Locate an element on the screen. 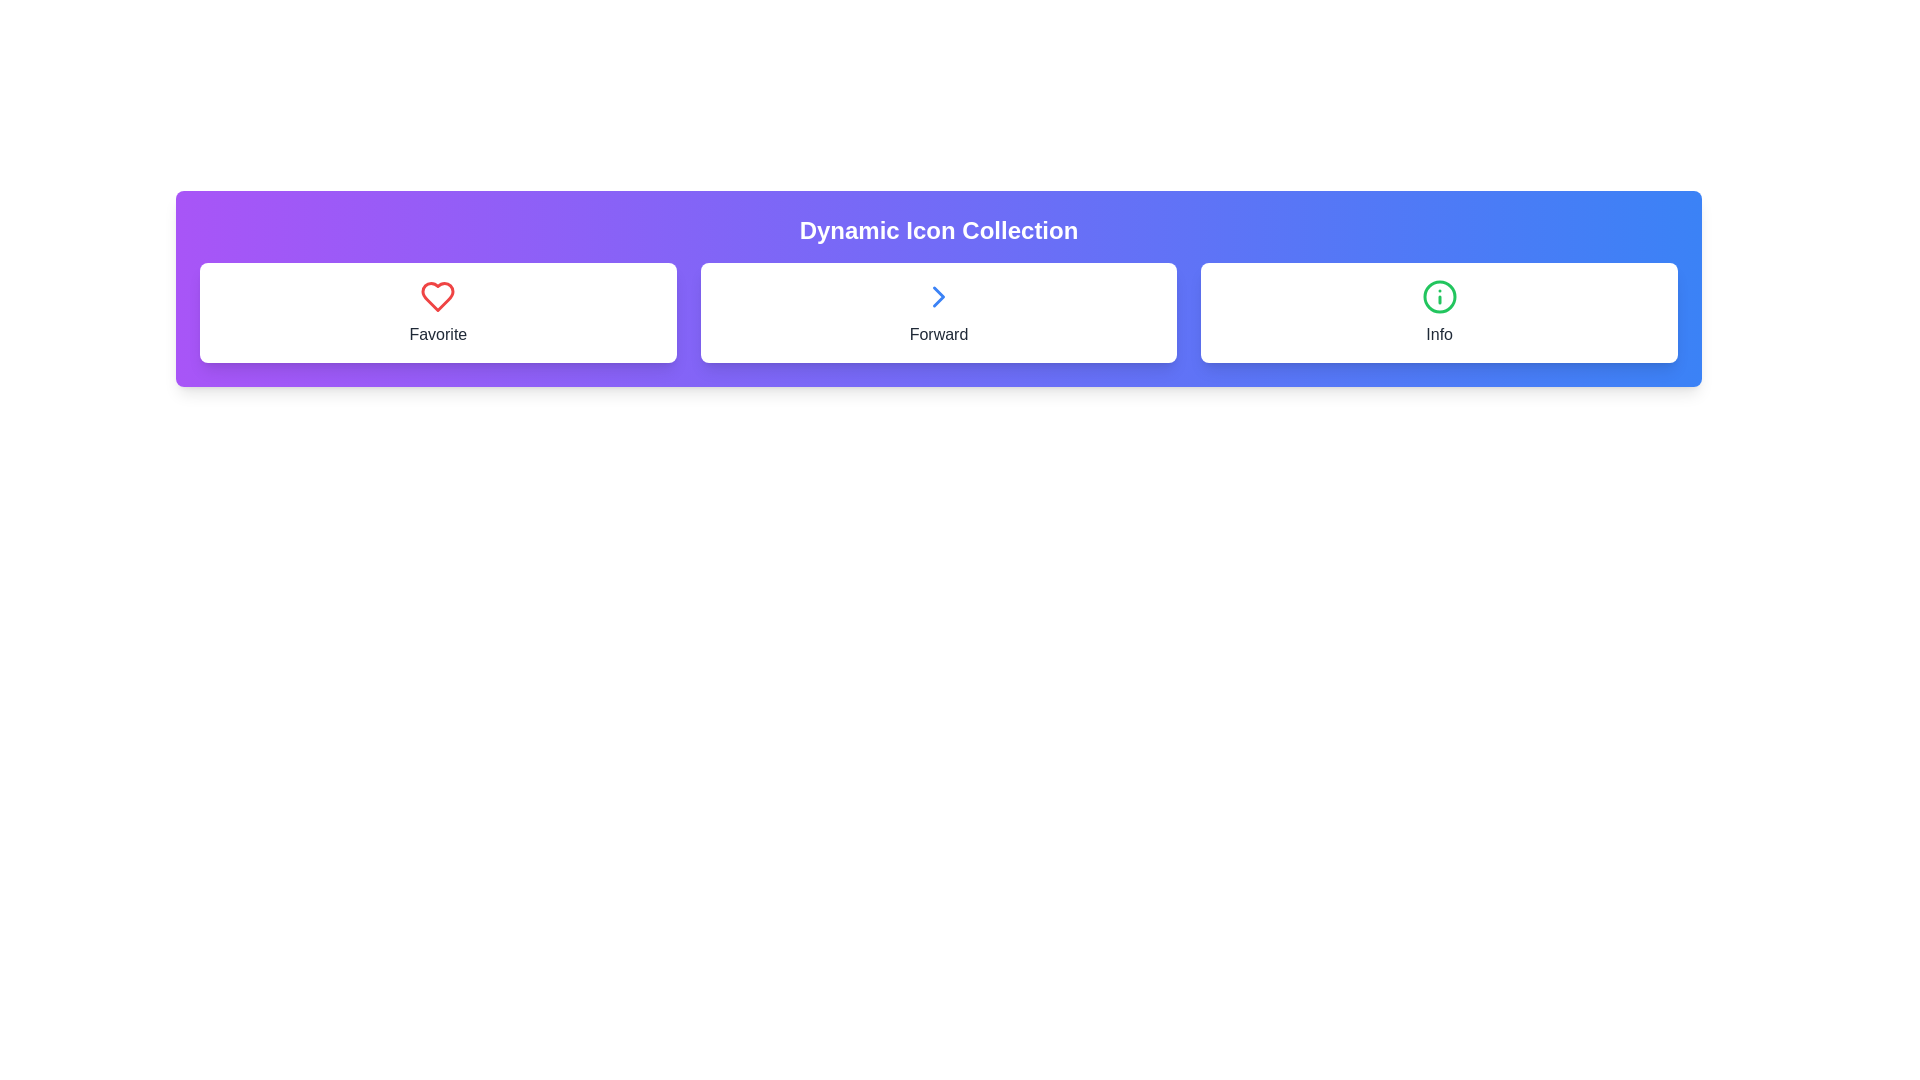  the chevron icon labeled 'Forward' which is centrally located in the middle of a horizontally aligned set of three cards is located at coordinates (938, 297).